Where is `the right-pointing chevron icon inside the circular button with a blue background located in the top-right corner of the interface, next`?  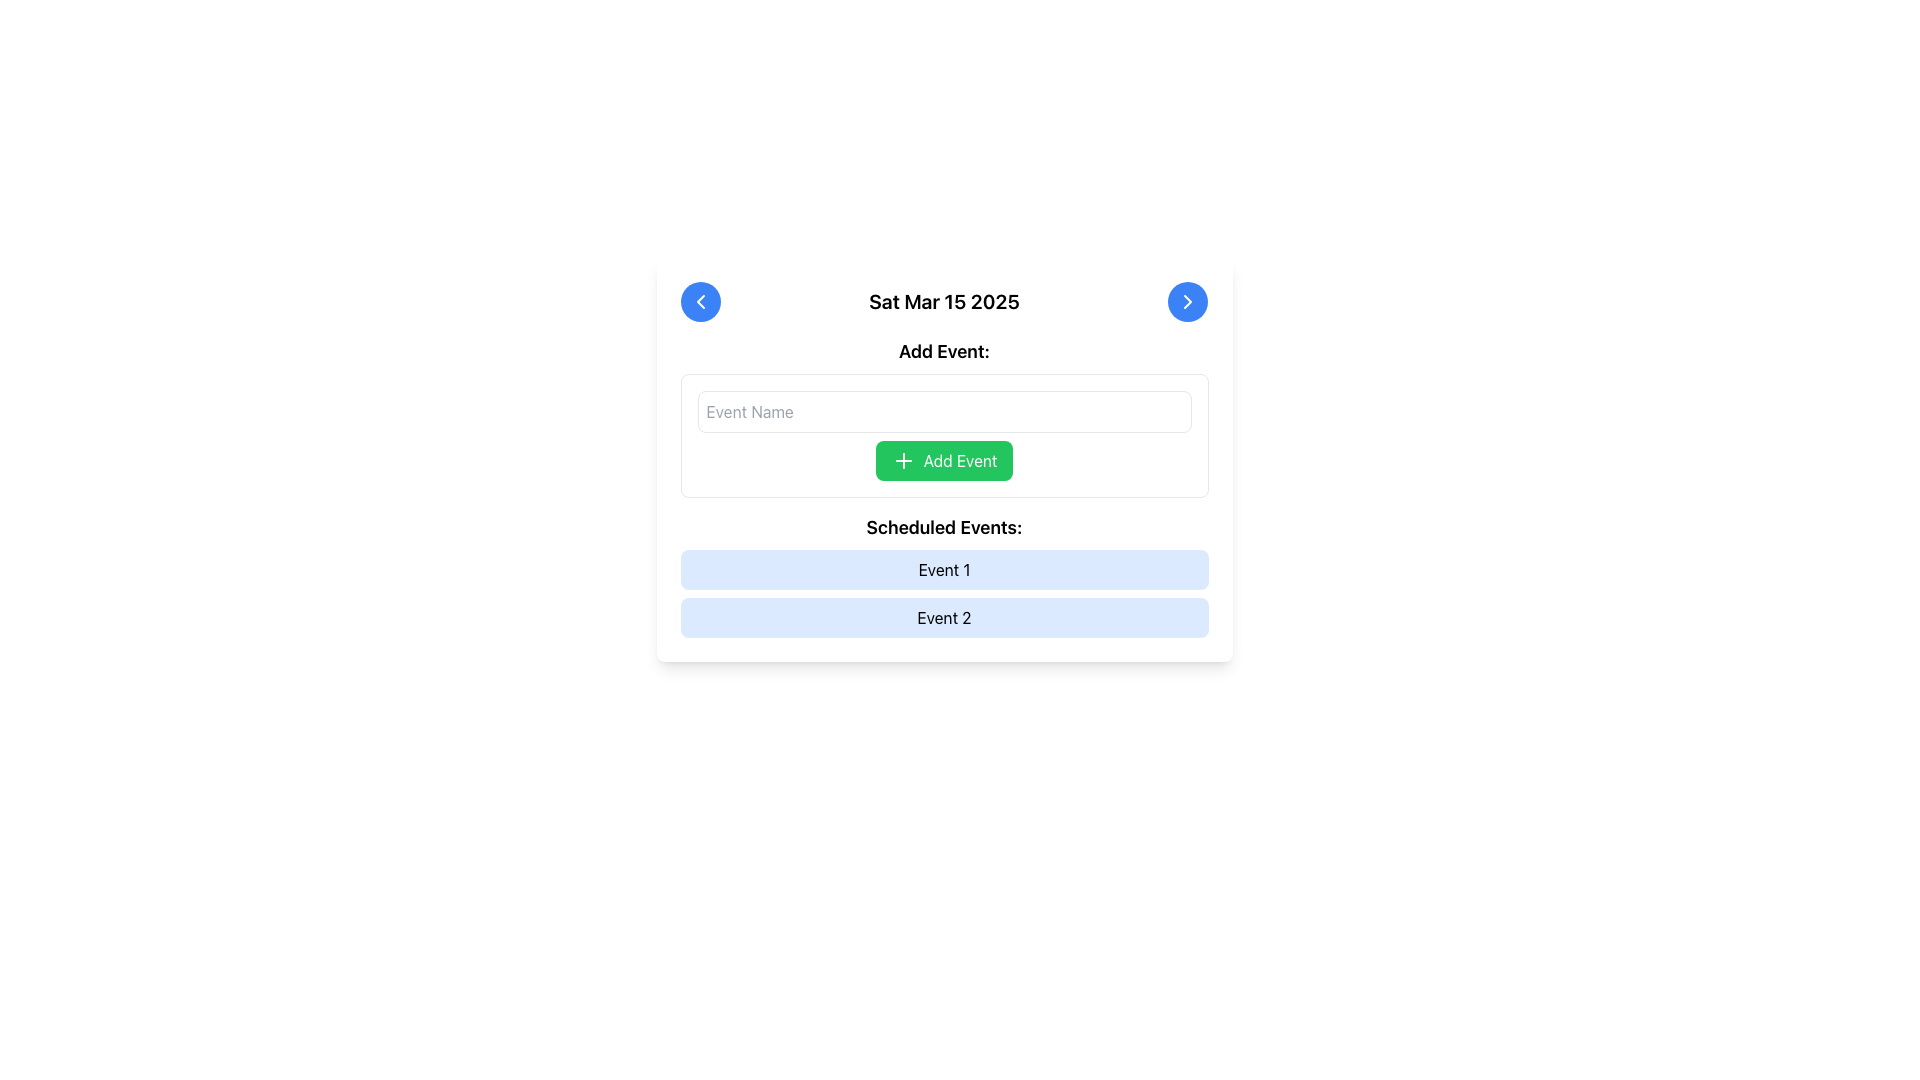
the right-pointing chevron icon inside the circular button with a blue background located in the top-right corner of the interface, next is located at coordinates (1188, 301).